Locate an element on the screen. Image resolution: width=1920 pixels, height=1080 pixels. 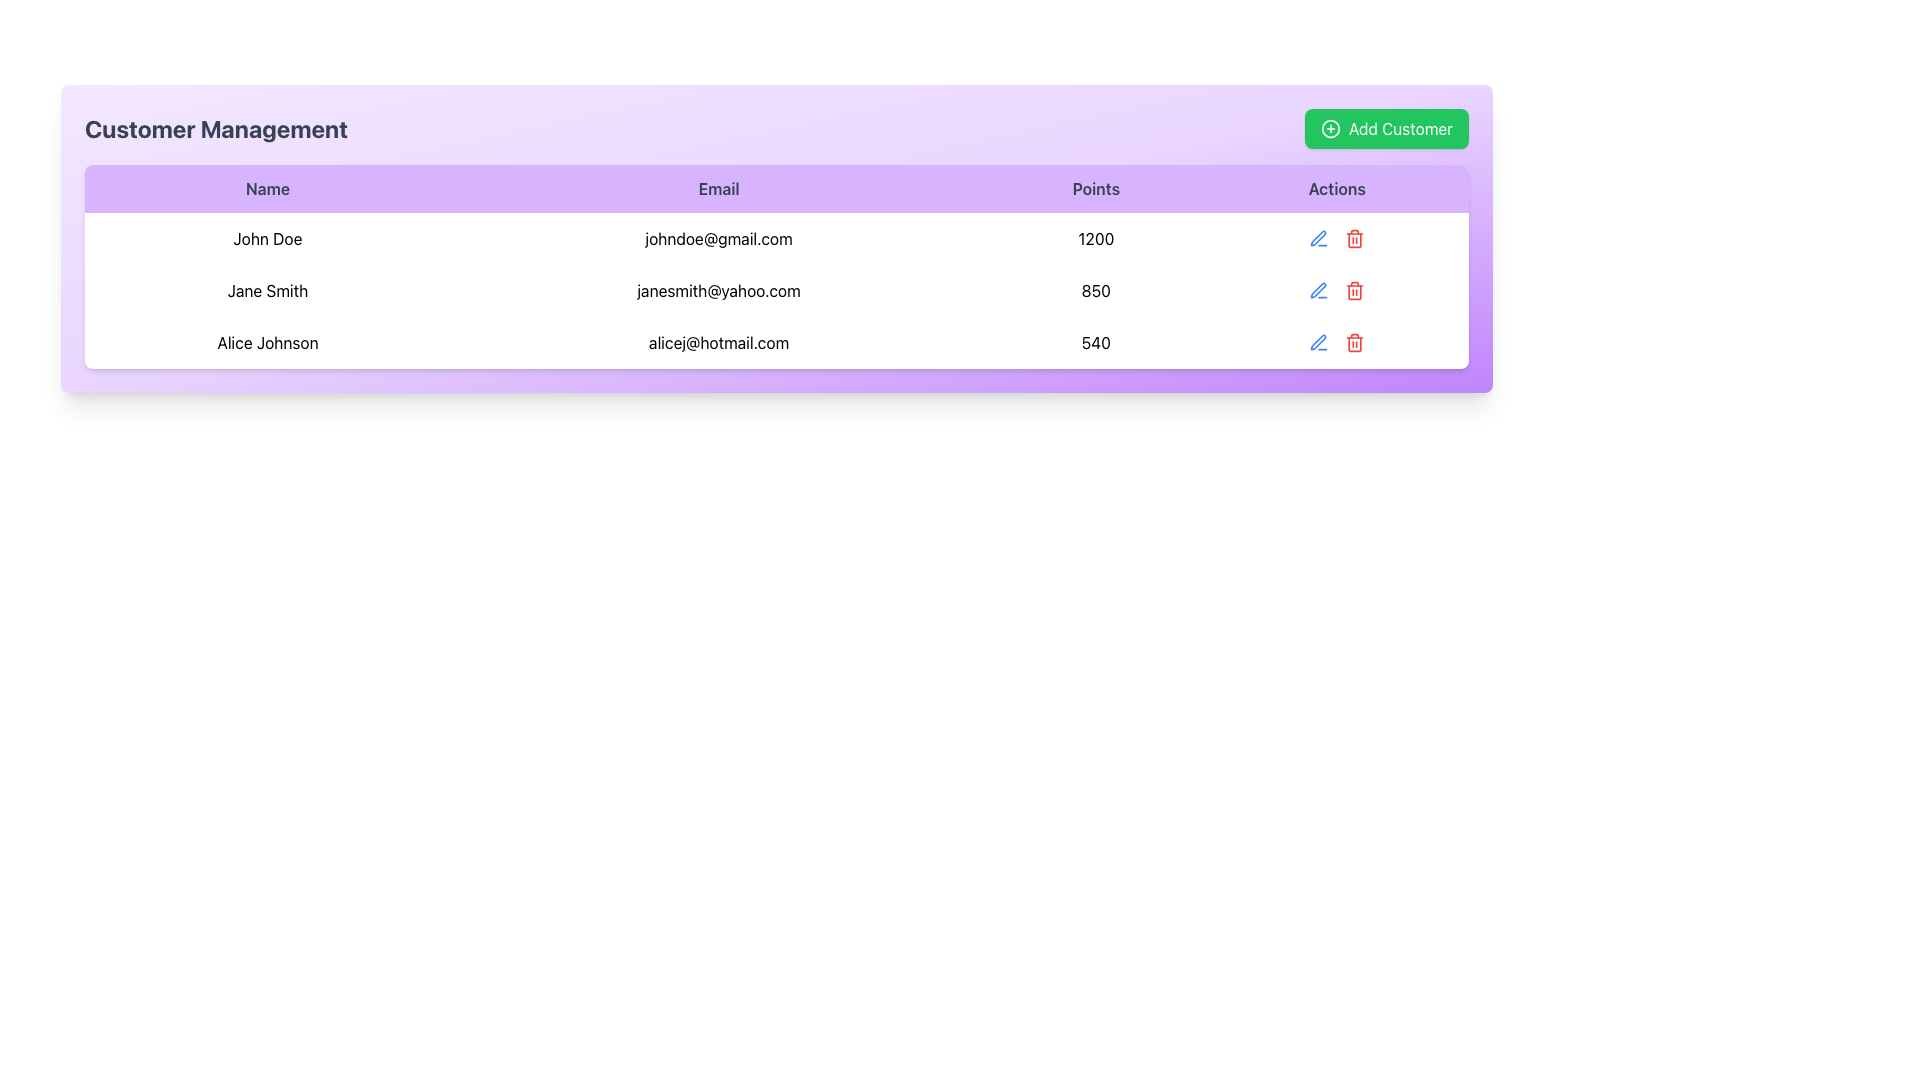
the edit button located in the 'Actions' column of the last row in the customer data table is located at coordinates (1319, 342).